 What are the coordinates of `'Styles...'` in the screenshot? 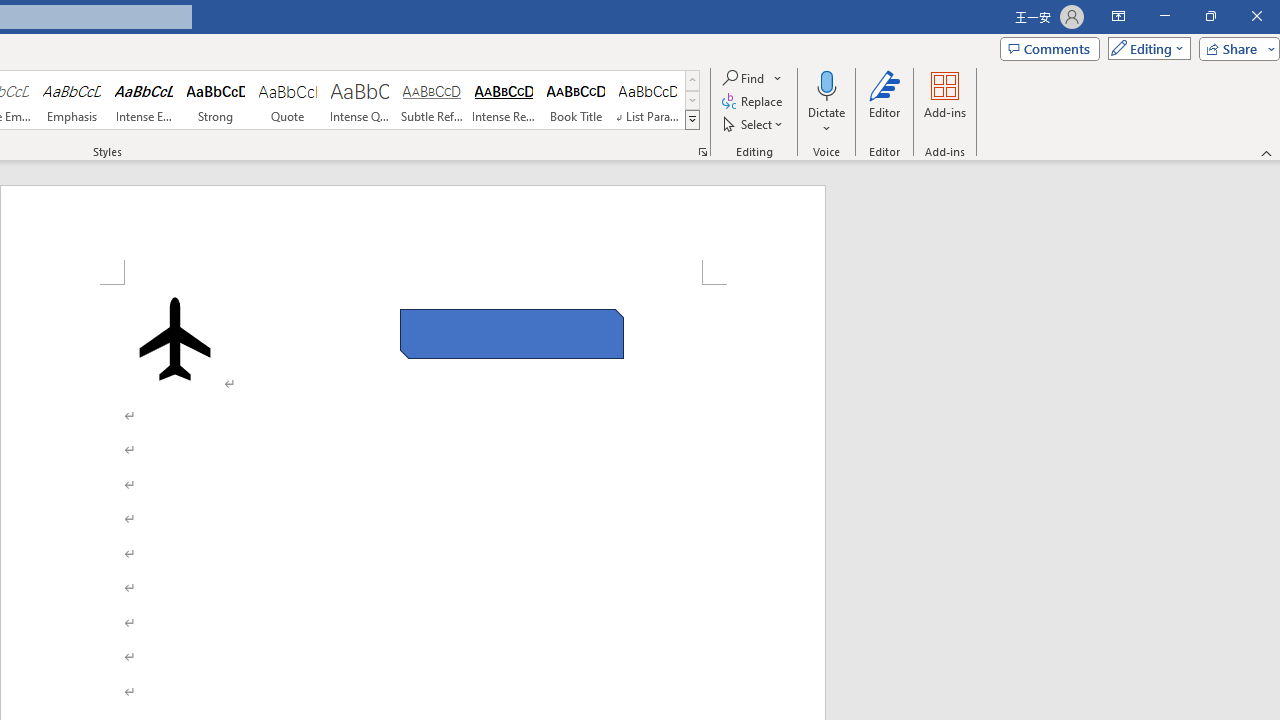 It's located at (702, 150).